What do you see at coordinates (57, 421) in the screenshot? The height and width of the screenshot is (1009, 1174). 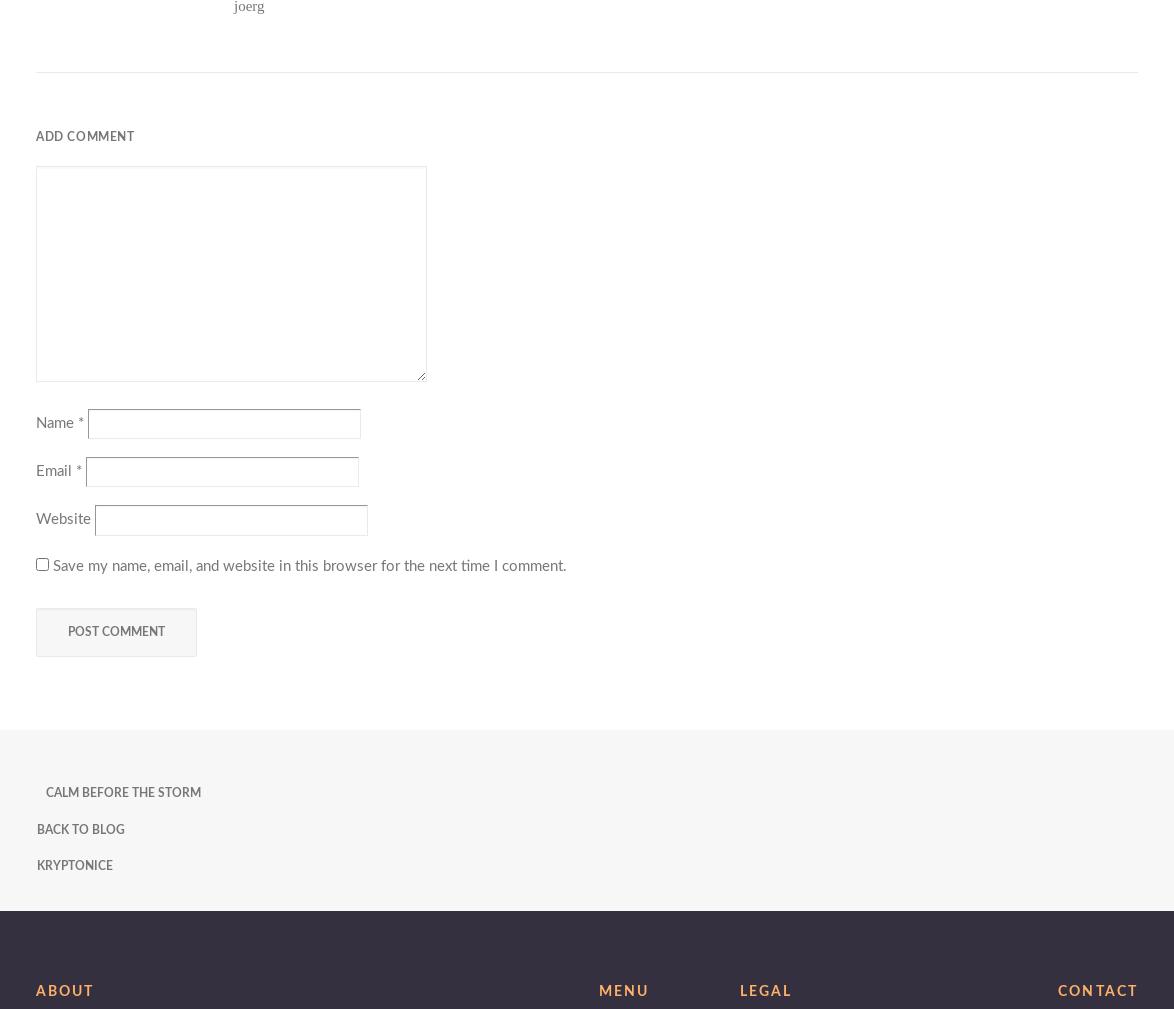 I see `'Name'` at bounding box center [57, 421].